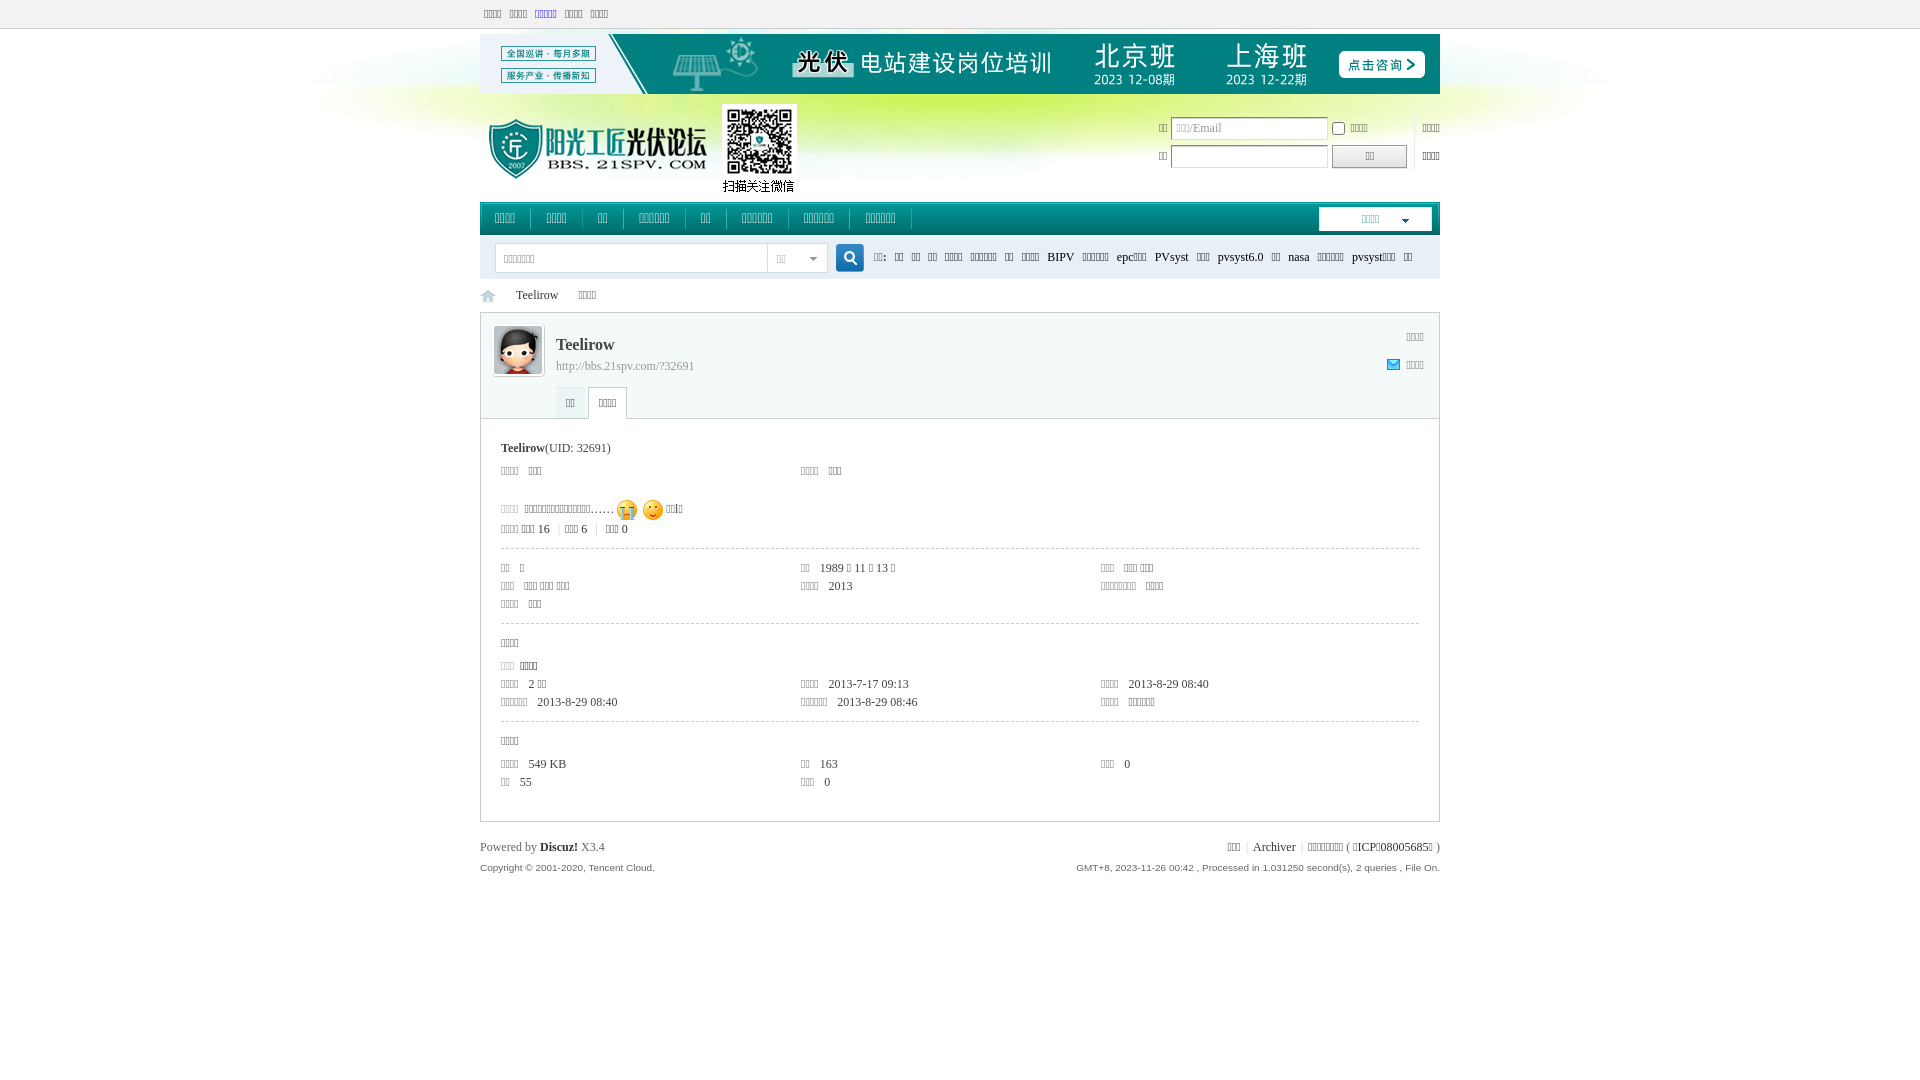 The image size is (1920, 1080). What do you see at coordinates (1059, 256) in the screenshot?
I see `'BIPV'` at bounding box center [1059, 256].